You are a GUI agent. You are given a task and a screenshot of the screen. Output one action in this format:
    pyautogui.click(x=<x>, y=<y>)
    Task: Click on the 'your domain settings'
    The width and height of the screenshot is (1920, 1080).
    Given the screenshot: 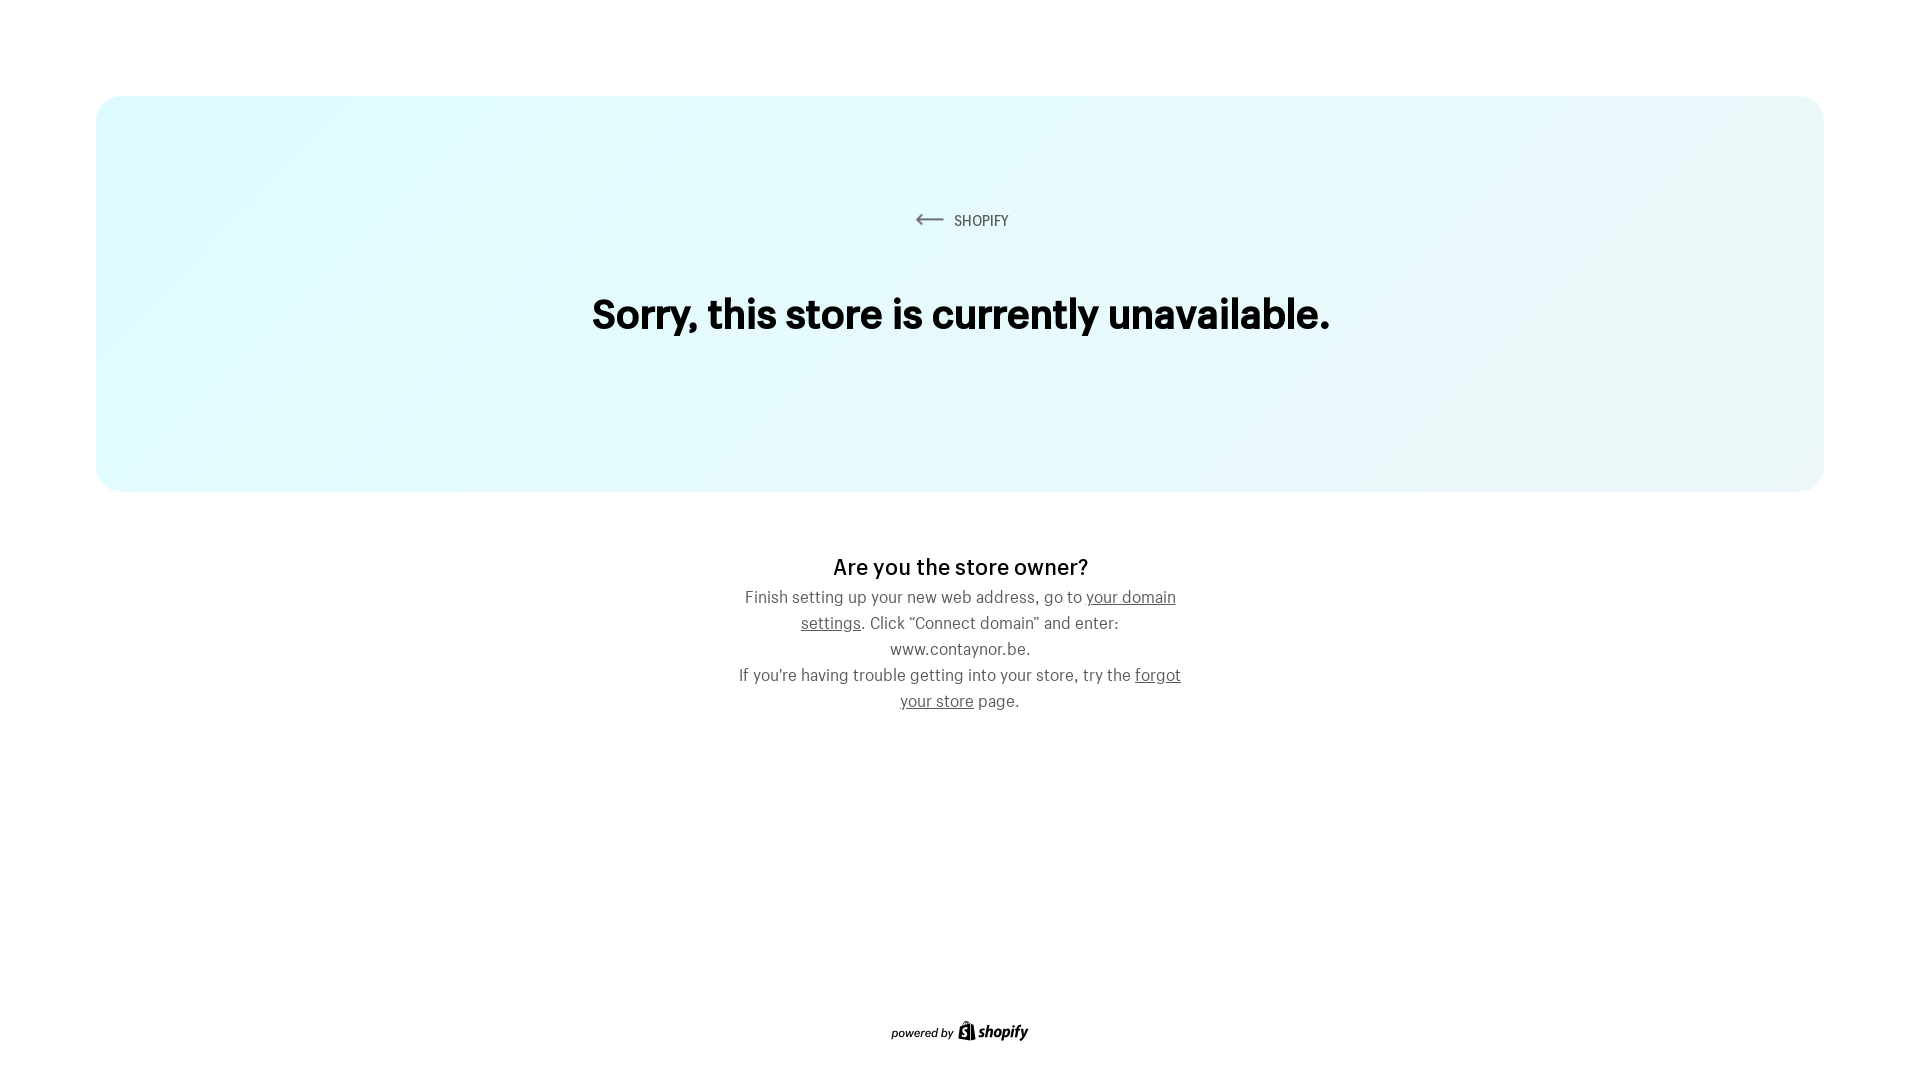 What is the action you would take?
    pyautogui.click(x=988, y=605)
    